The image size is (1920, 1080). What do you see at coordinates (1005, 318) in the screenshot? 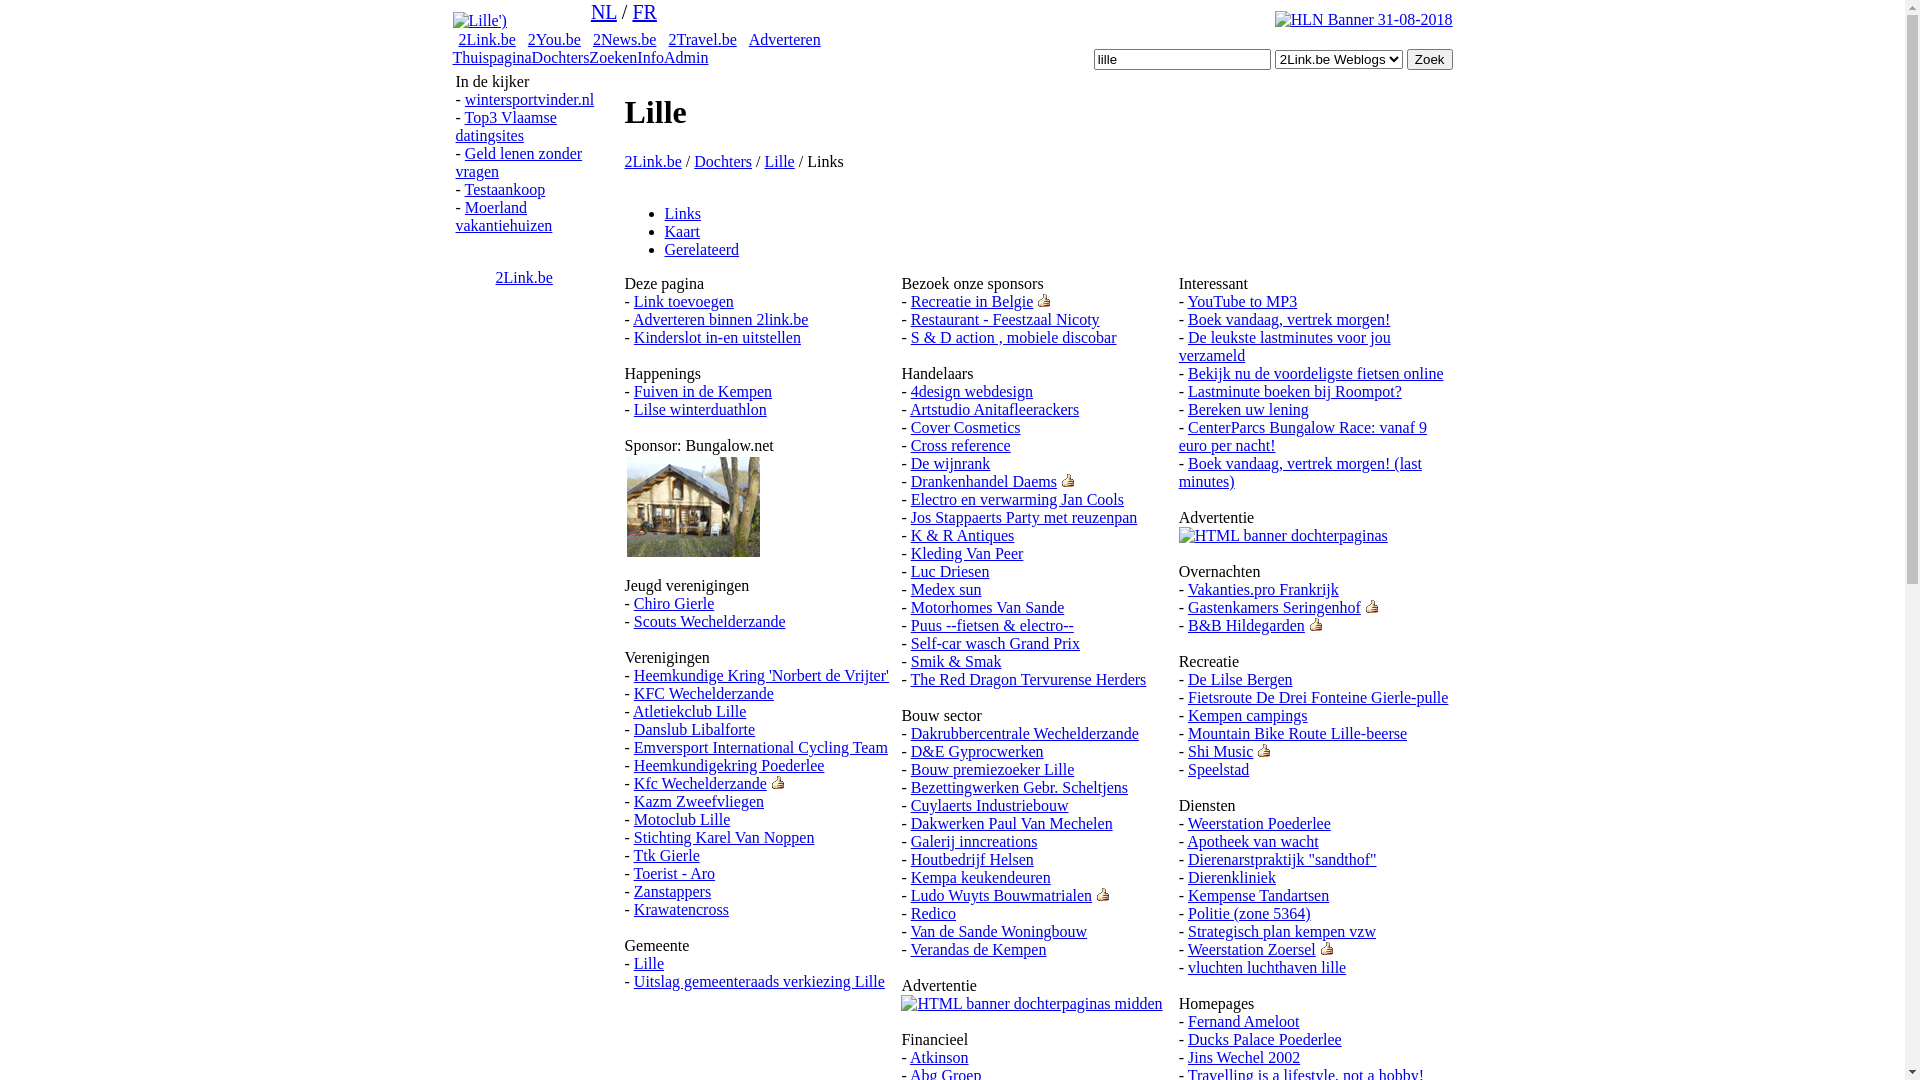
I see `'Restaurant - Feestzaal Nicoty'` at bounding box center [1005, 318].